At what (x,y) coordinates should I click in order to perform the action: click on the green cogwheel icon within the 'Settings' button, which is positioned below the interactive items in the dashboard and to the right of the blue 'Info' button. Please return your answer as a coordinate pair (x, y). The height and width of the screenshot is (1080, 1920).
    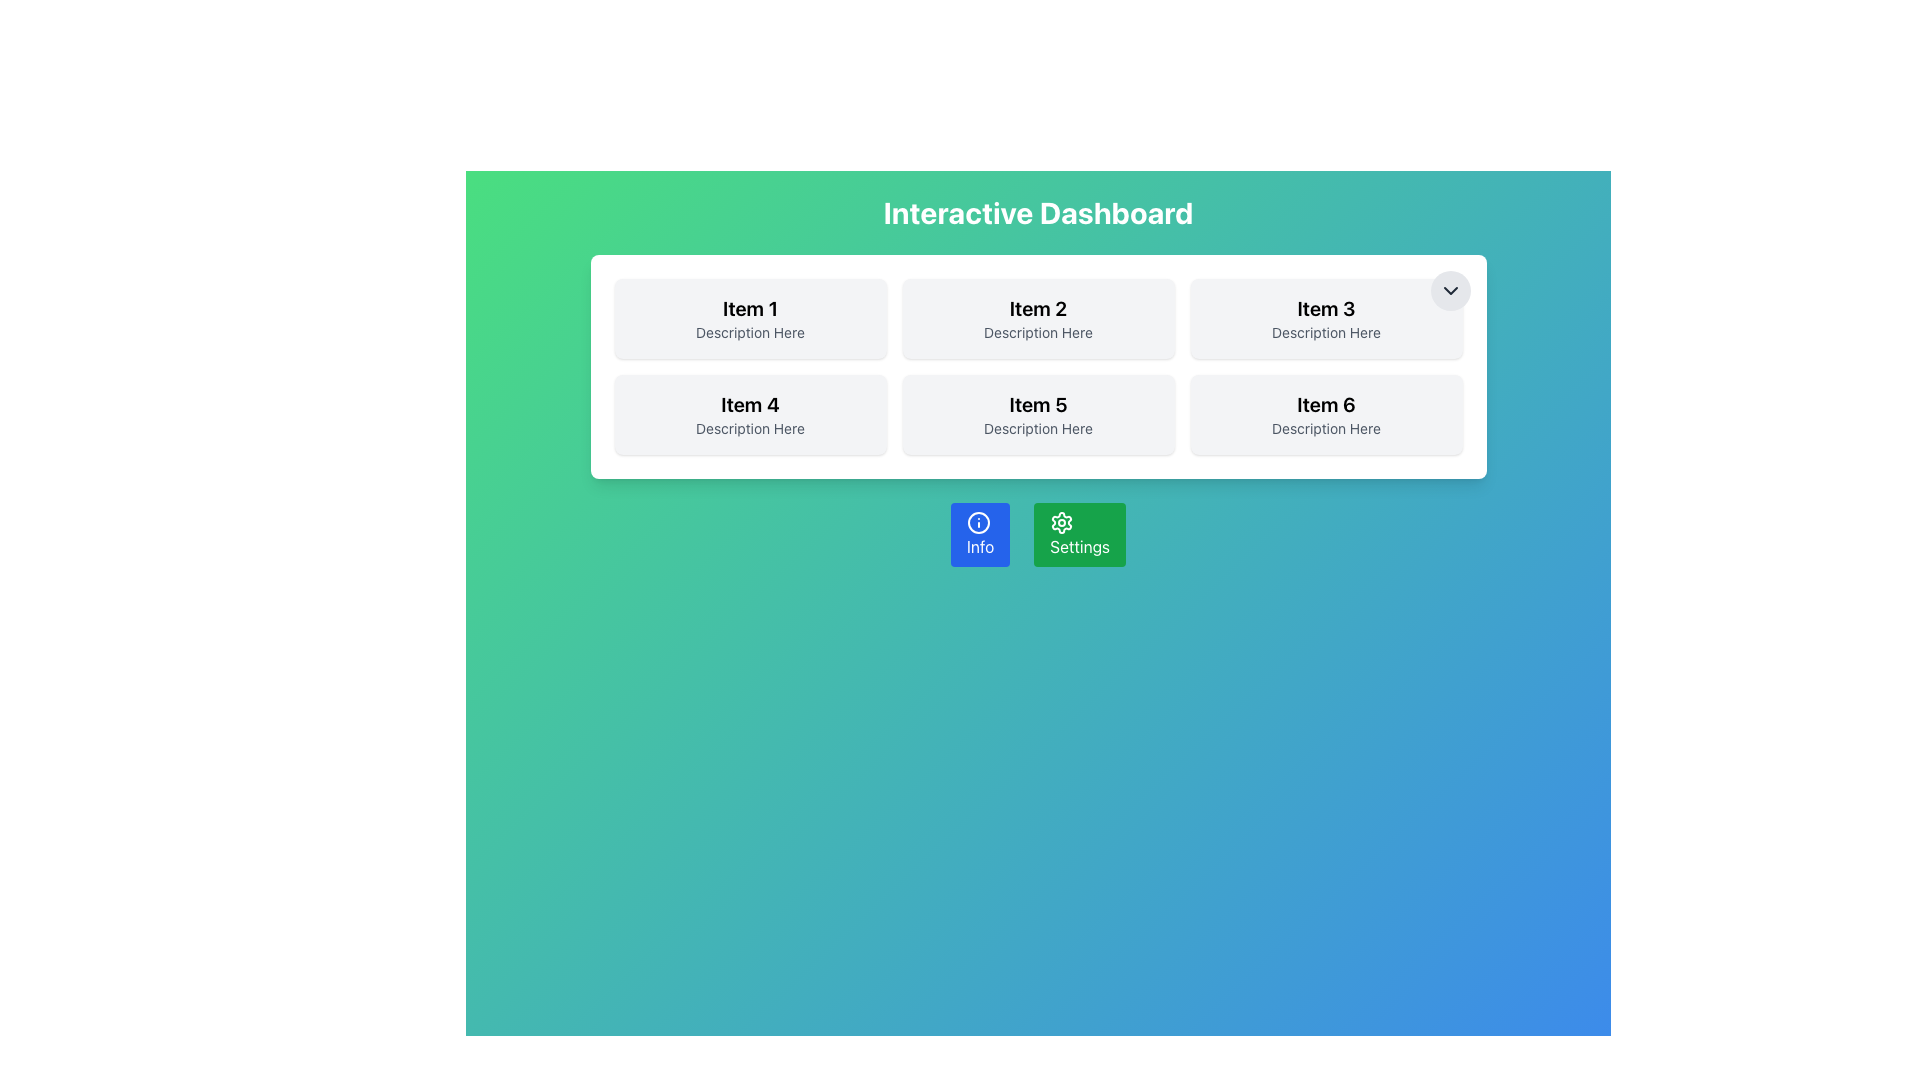
    Looking at the image, I should click on (1061, 522).